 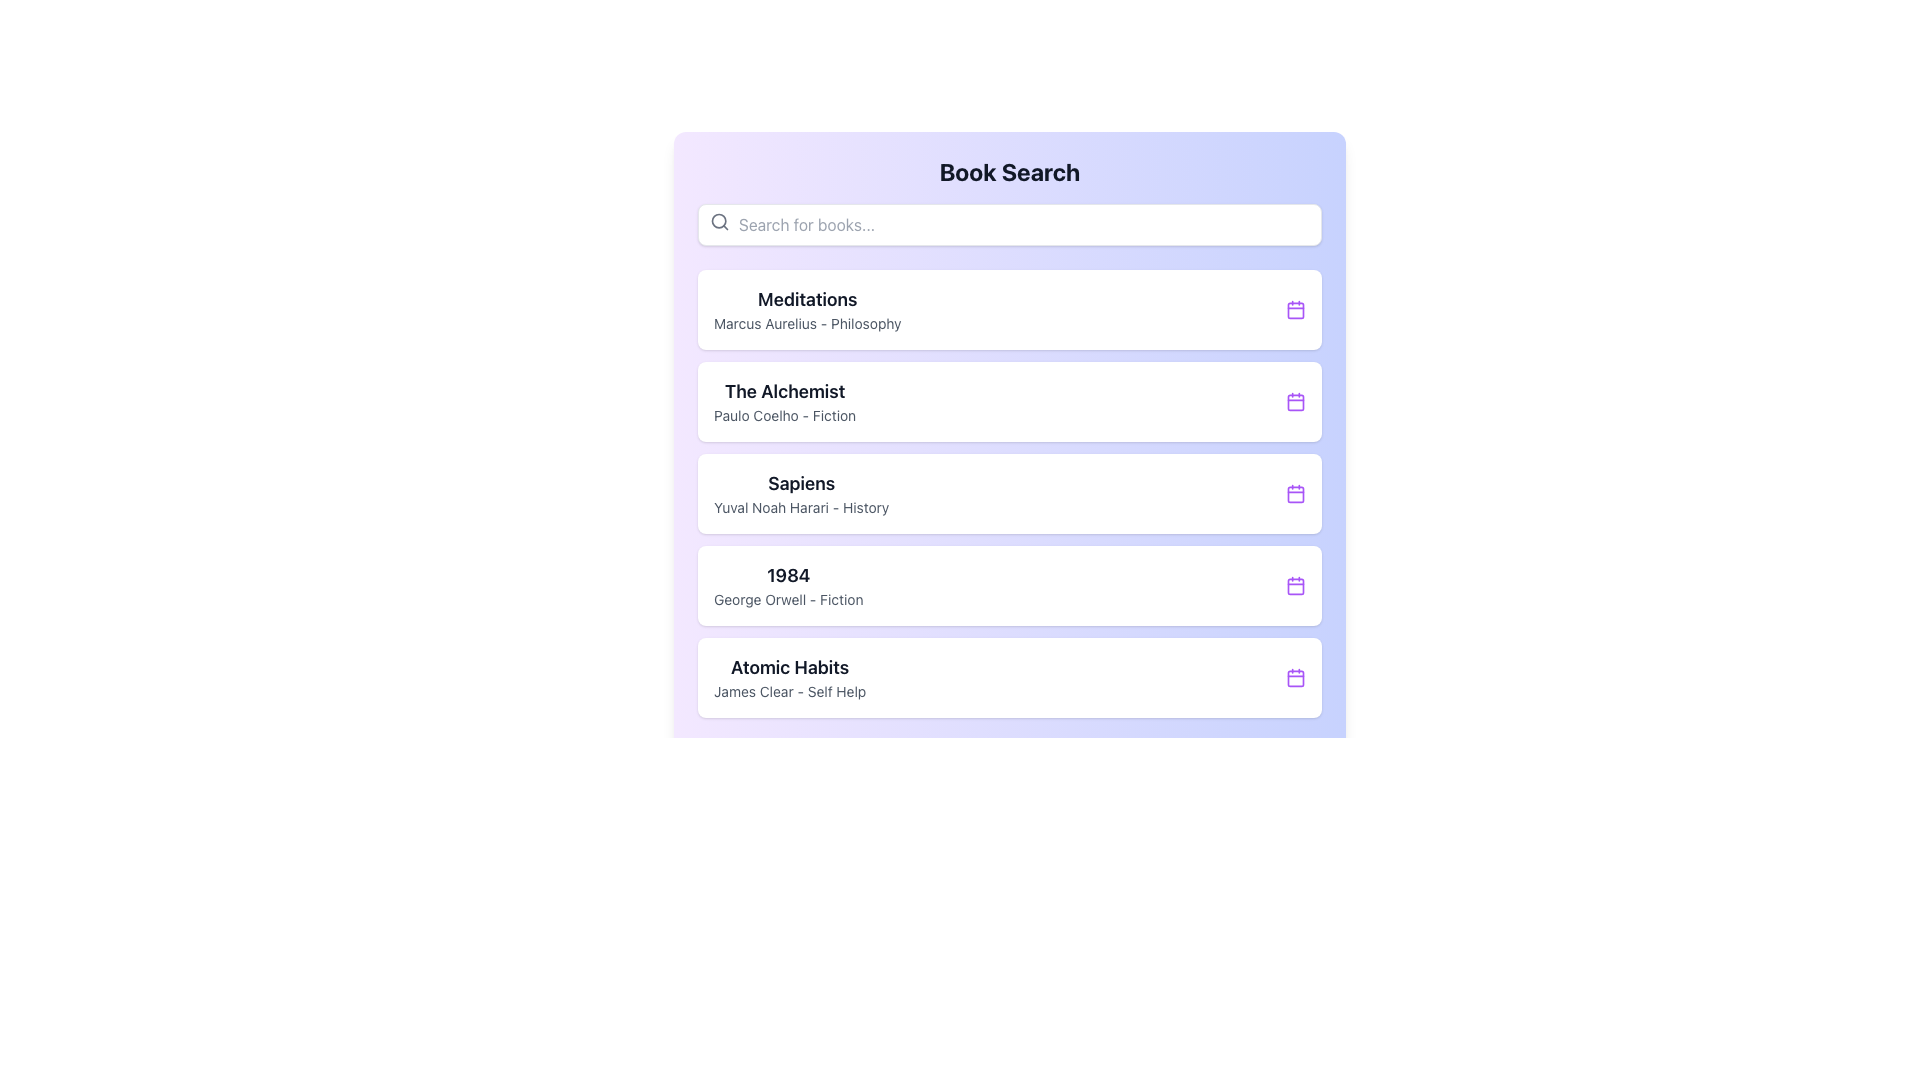 What do you see at coordinates (787, 575) in the screenshot?
I see `the text label displaying the title '1984', which is positioned within a list and is the third item in the sequence` at bounding box center [787, 575].